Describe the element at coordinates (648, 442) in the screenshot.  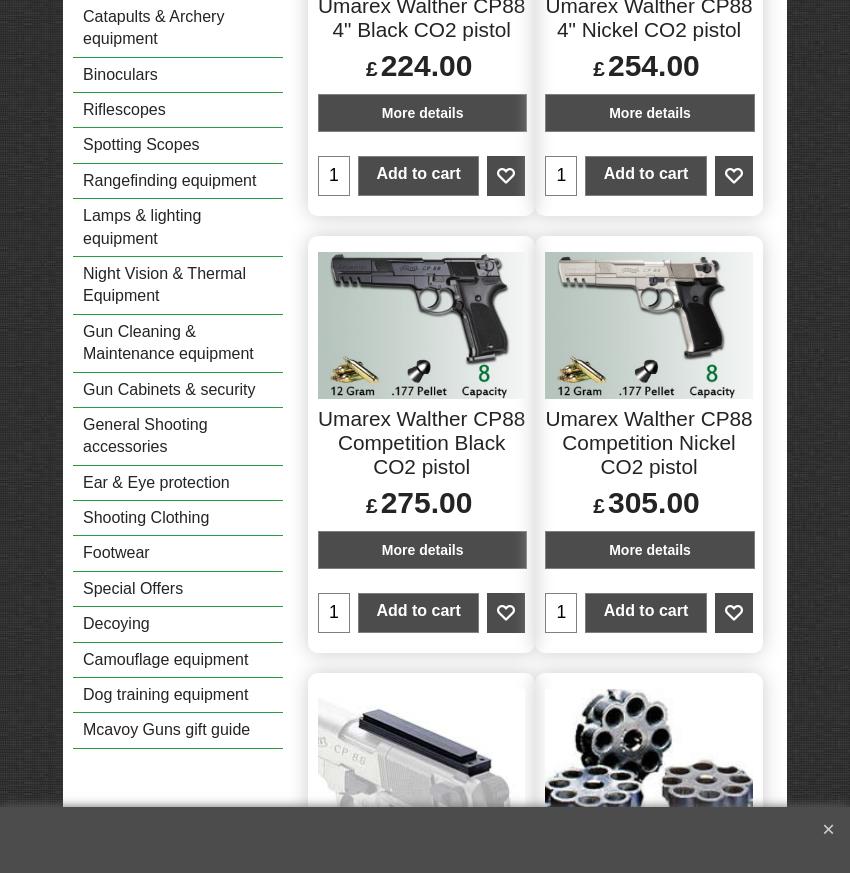
I see `'Umarex Walther CP88 Competition Nickel CO2 pistol'` at that location.